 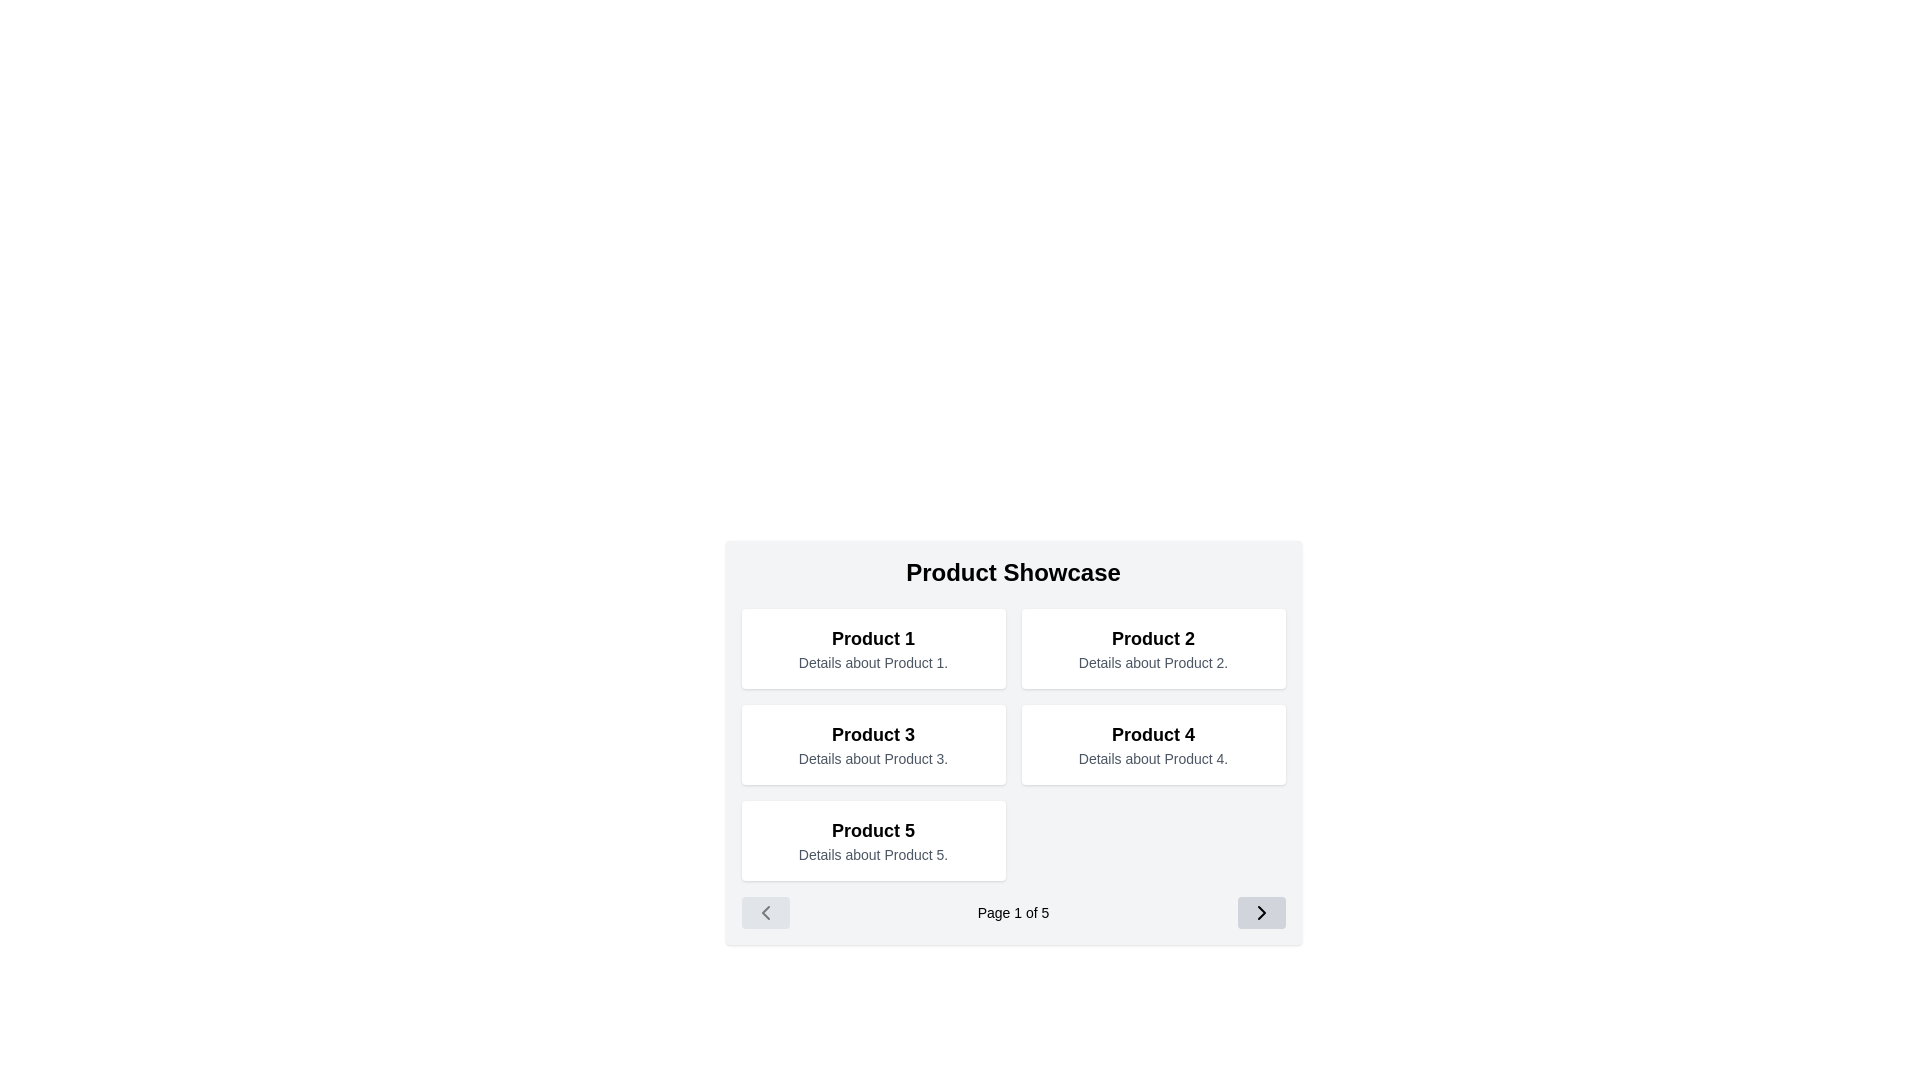 I want to click on the text label that identifies 'Product 1' located in the top-left cell of the 'Product Showcase' section, so click(x=873, y=639).